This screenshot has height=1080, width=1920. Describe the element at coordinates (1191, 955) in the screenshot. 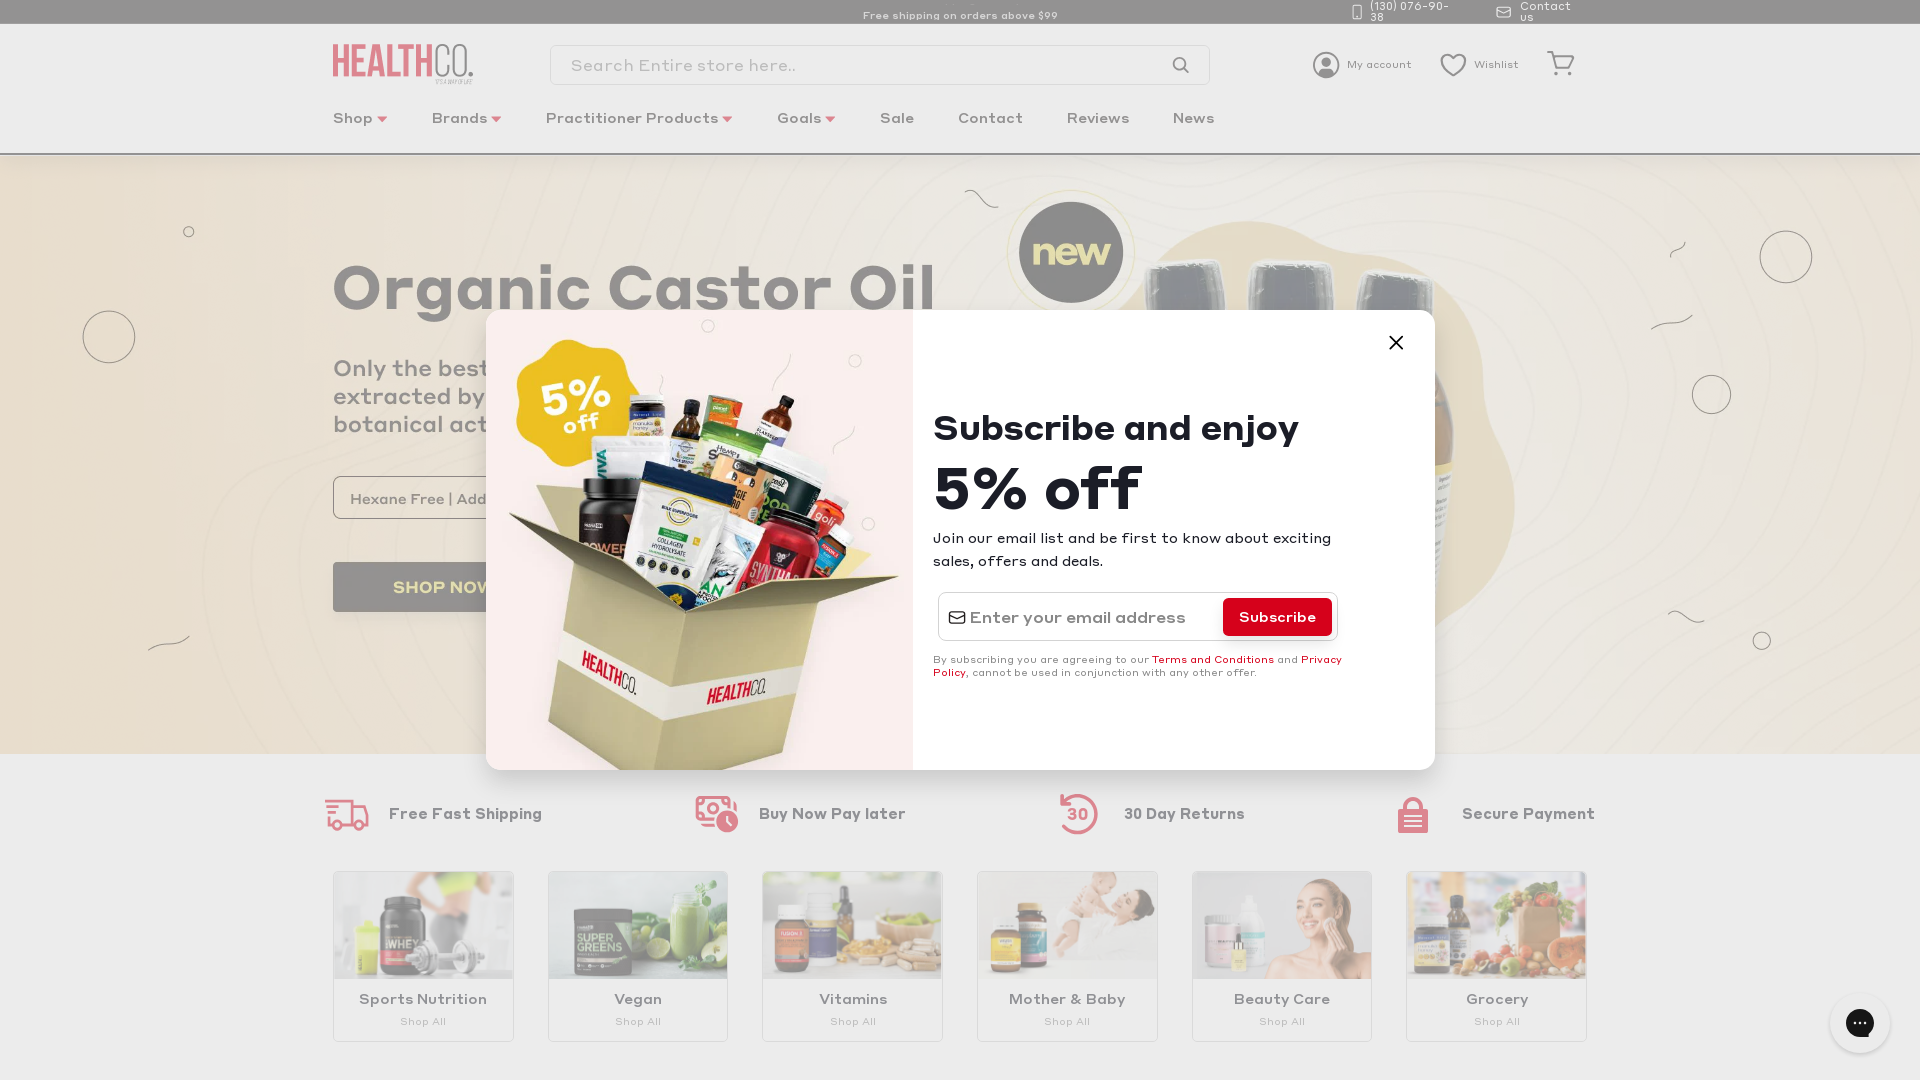

I see `'Beauty Care` at that location.